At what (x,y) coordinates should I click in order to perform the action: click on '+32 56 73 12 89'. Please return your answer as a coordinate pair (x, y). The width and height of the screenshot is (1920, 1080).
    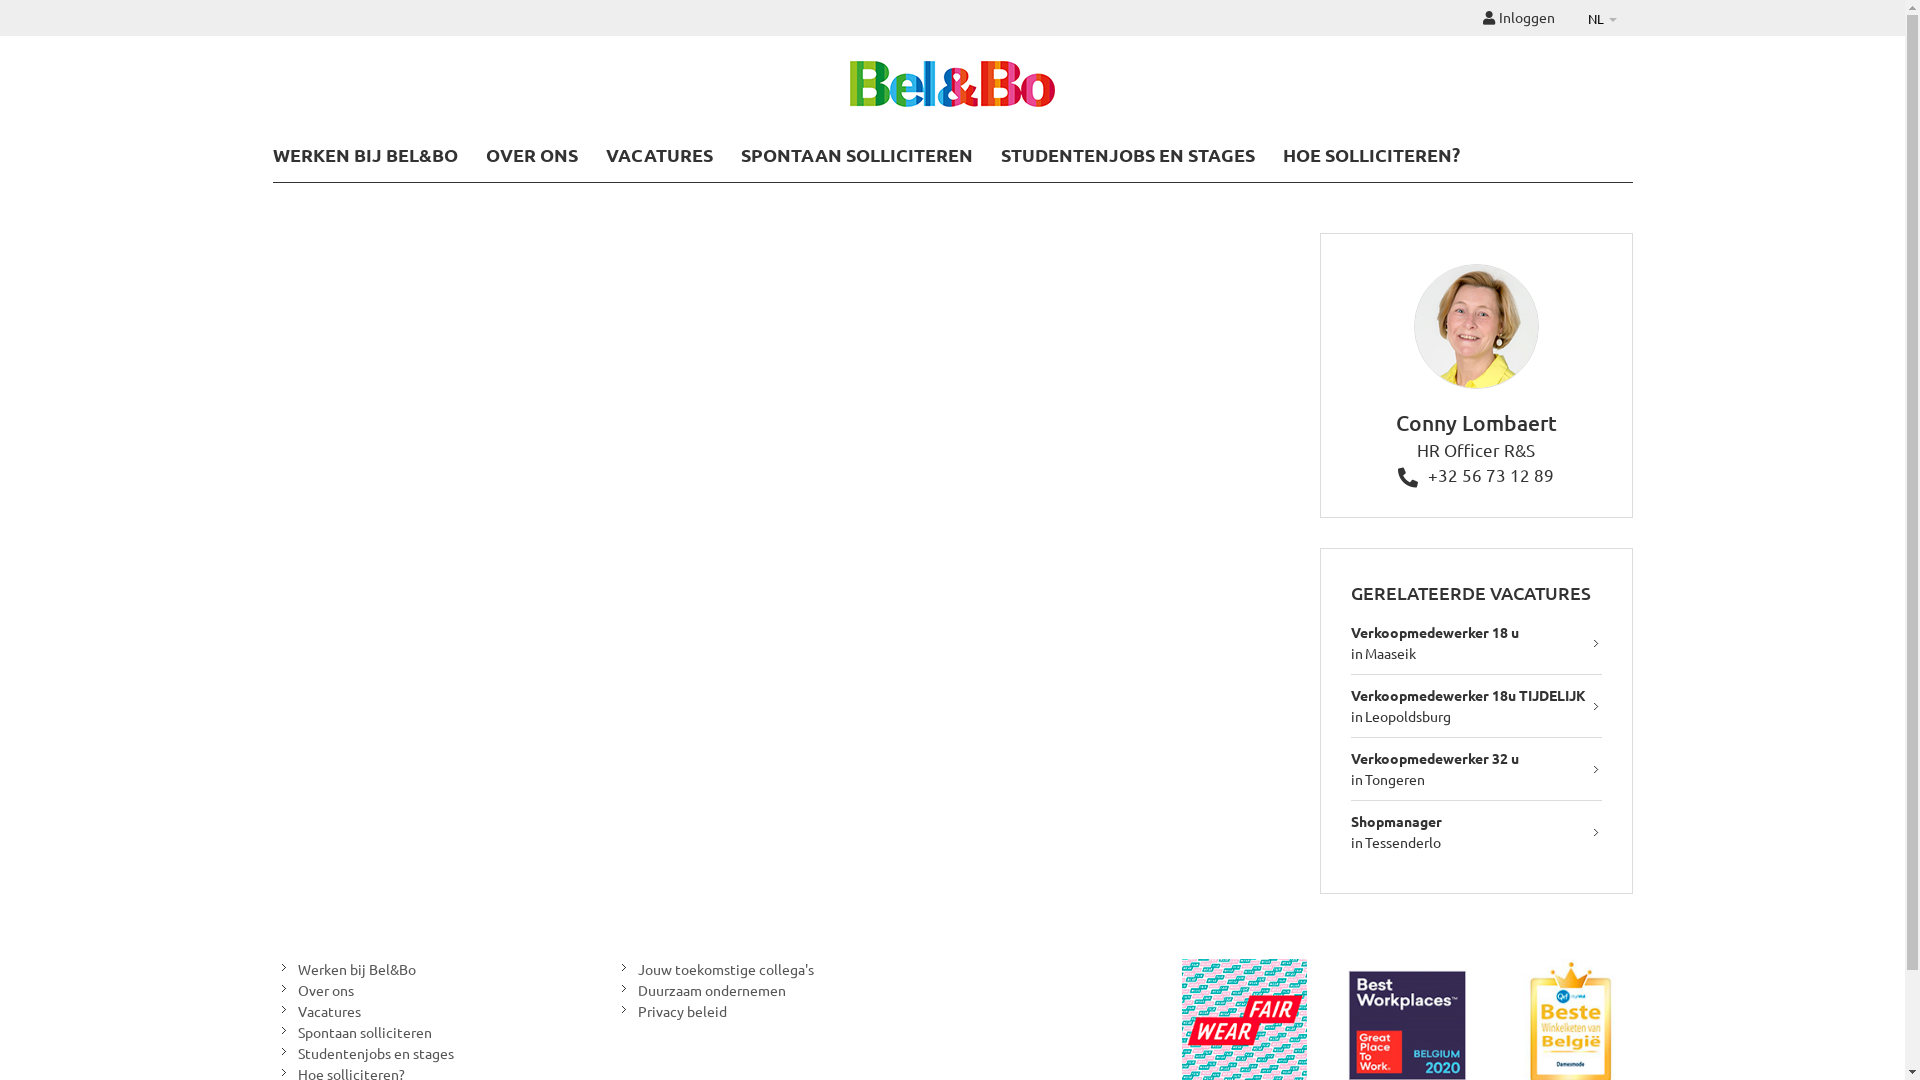
    Looking at the image, I should click on (1476, 474).